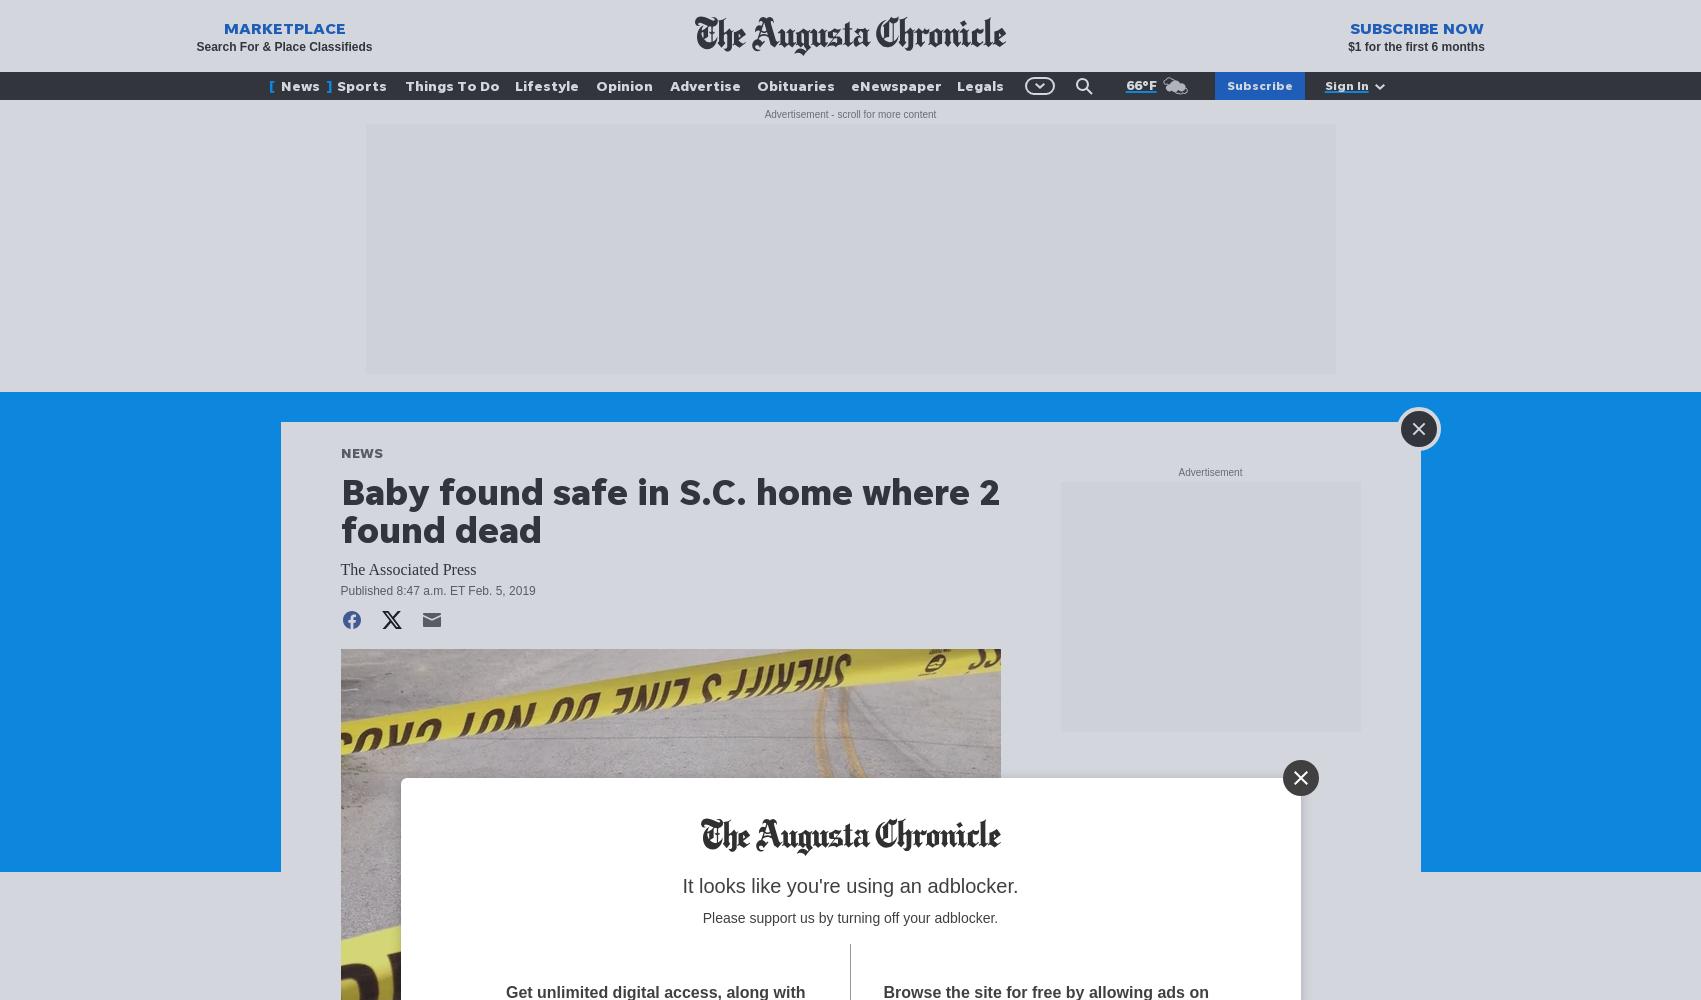  What do you see at coordinates (849, 886) in the screenshot?
I see `'It looks like you're using an adblocker.'` at bounding box center [849, 886].